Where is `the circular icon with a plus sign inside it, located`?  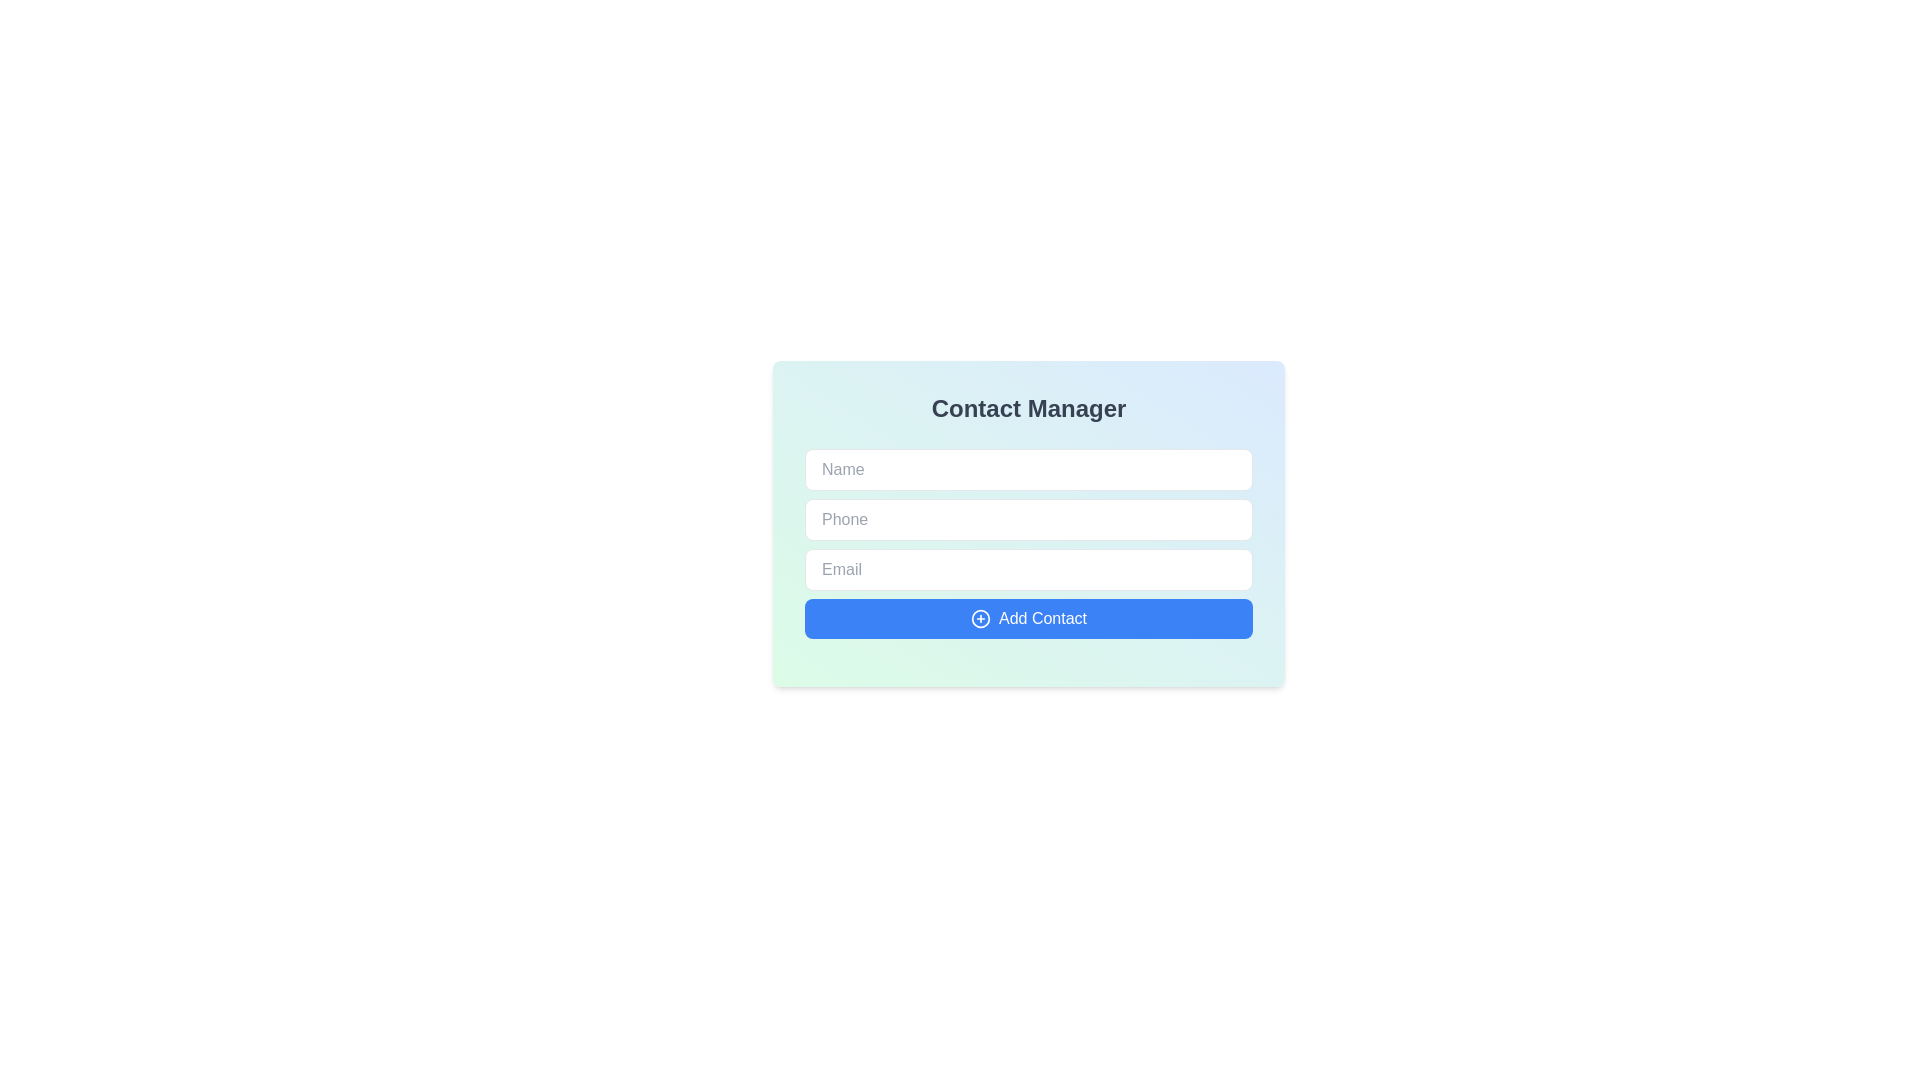
the circular icon with a plus sign inside it, located is located at coordinates (980, 617).